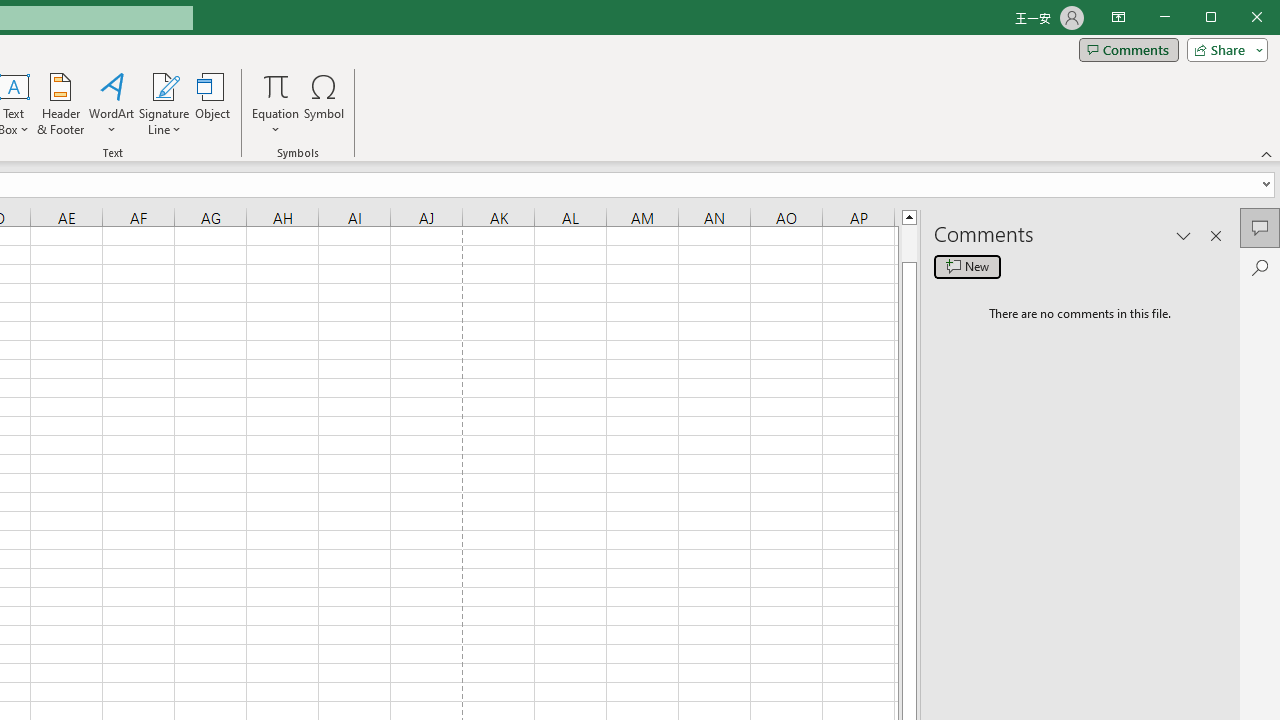 The image size is (1280, 720). Describe the element at coordinates (1259, 266) in the screenshot. I see `'Search'` at that location.